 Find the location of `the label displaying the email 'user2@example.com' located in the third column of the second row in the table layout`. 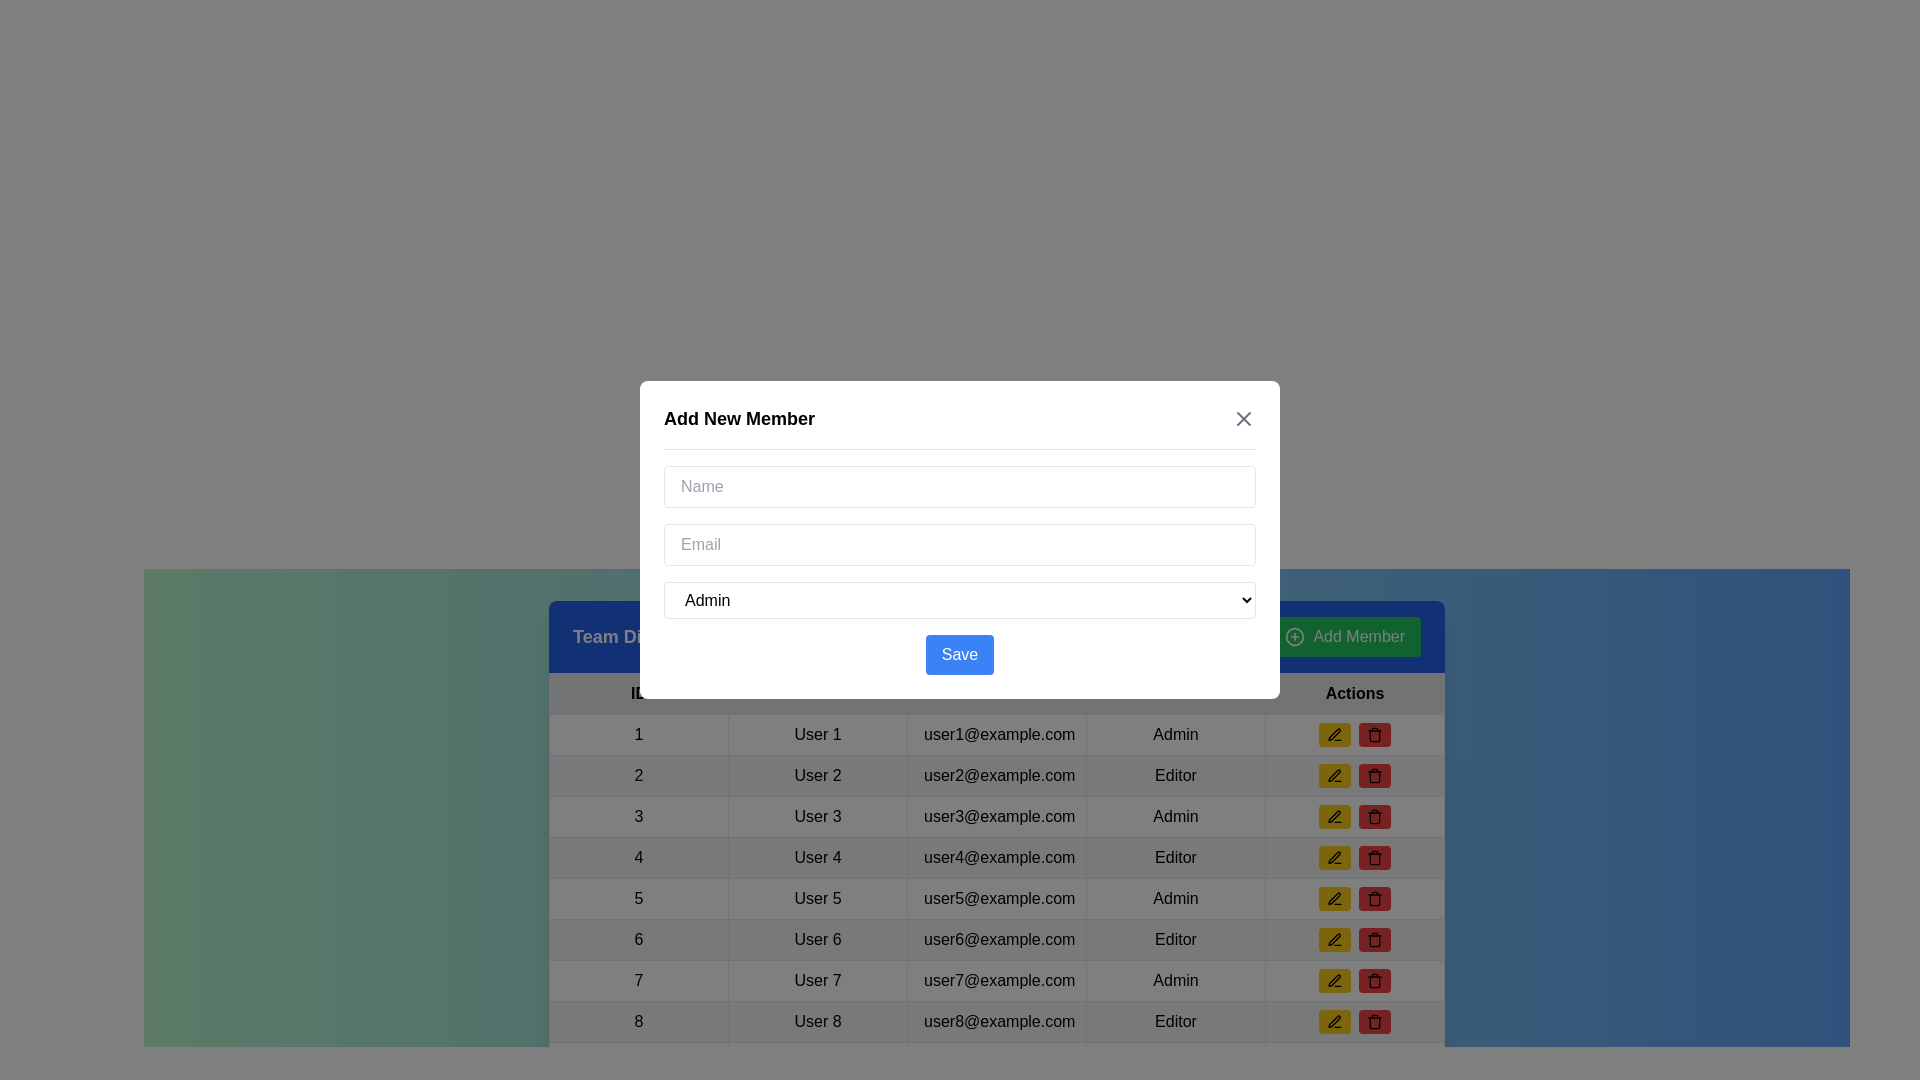

the label displaying the email 'user2@example.com' located in the third column of the second row in the table layout is located at coordinates (997, 774).